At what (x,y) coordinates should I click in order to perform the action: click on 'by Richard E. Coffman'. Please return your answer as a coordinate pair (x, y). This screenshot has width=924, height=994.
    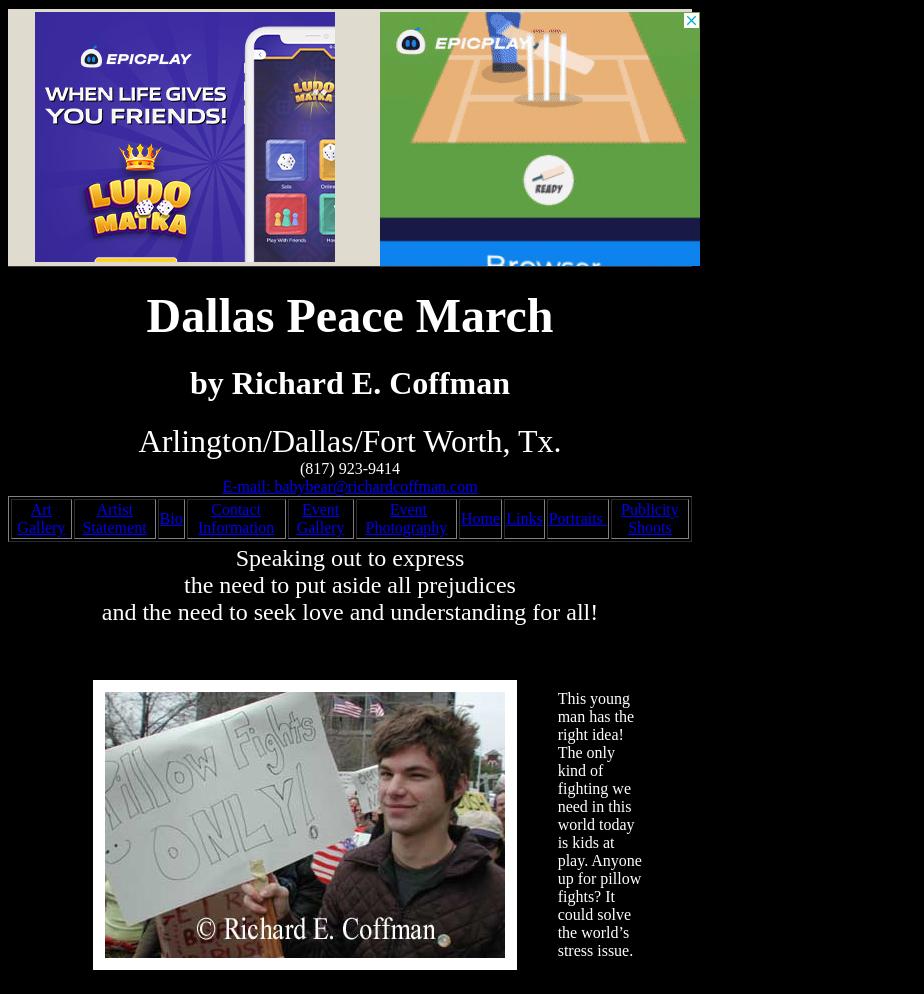
    Looking at the image, I should click on (349, 381).